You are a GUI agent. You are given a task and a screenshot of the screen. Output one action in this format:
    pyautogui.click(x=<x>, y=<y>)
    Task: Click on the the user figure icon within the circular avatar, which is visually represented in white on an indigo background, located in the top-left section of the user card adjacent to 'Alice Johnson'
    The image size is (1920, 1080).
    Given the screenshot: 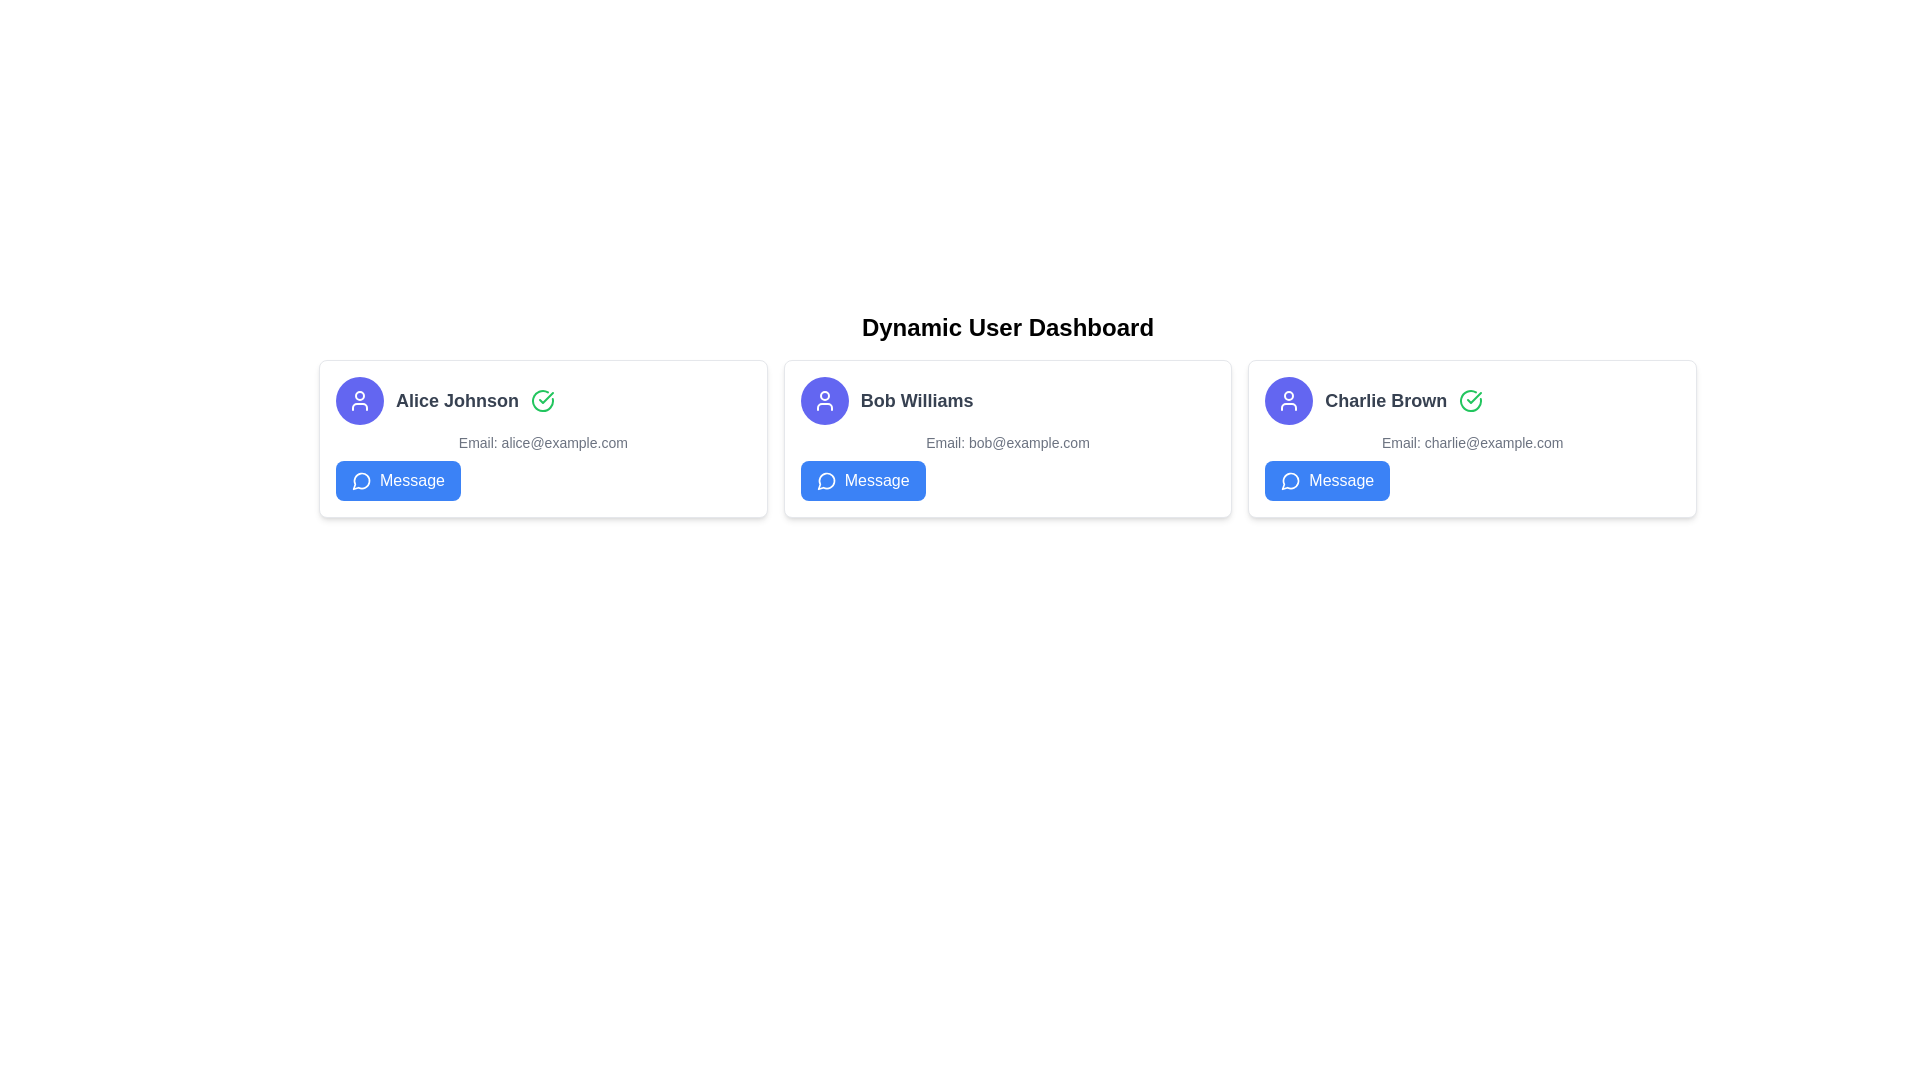 What is the action you would take?
    pyautogui.click(x=360, y=401)
    